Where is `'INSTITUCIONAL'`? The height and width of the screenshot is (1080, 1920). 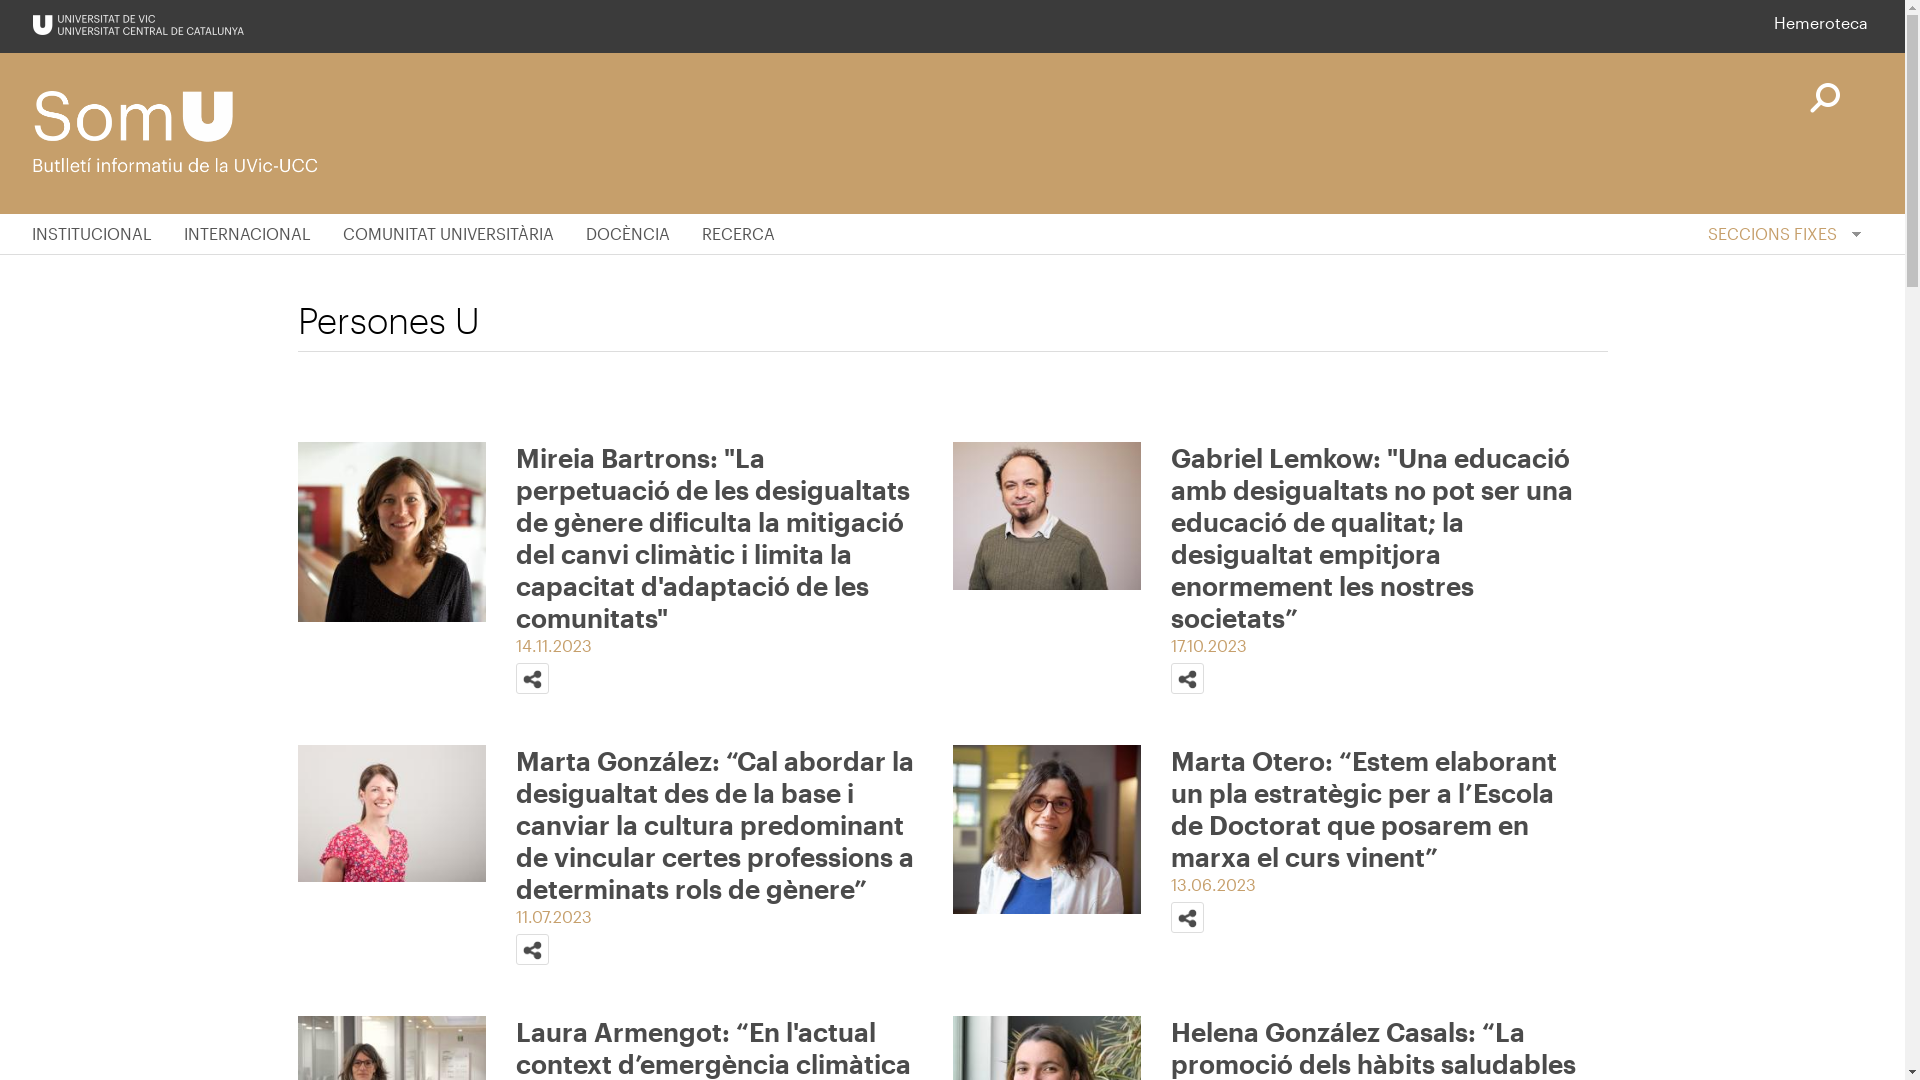
'INSTITUCIONAL' is located at coordinates (99, 233).